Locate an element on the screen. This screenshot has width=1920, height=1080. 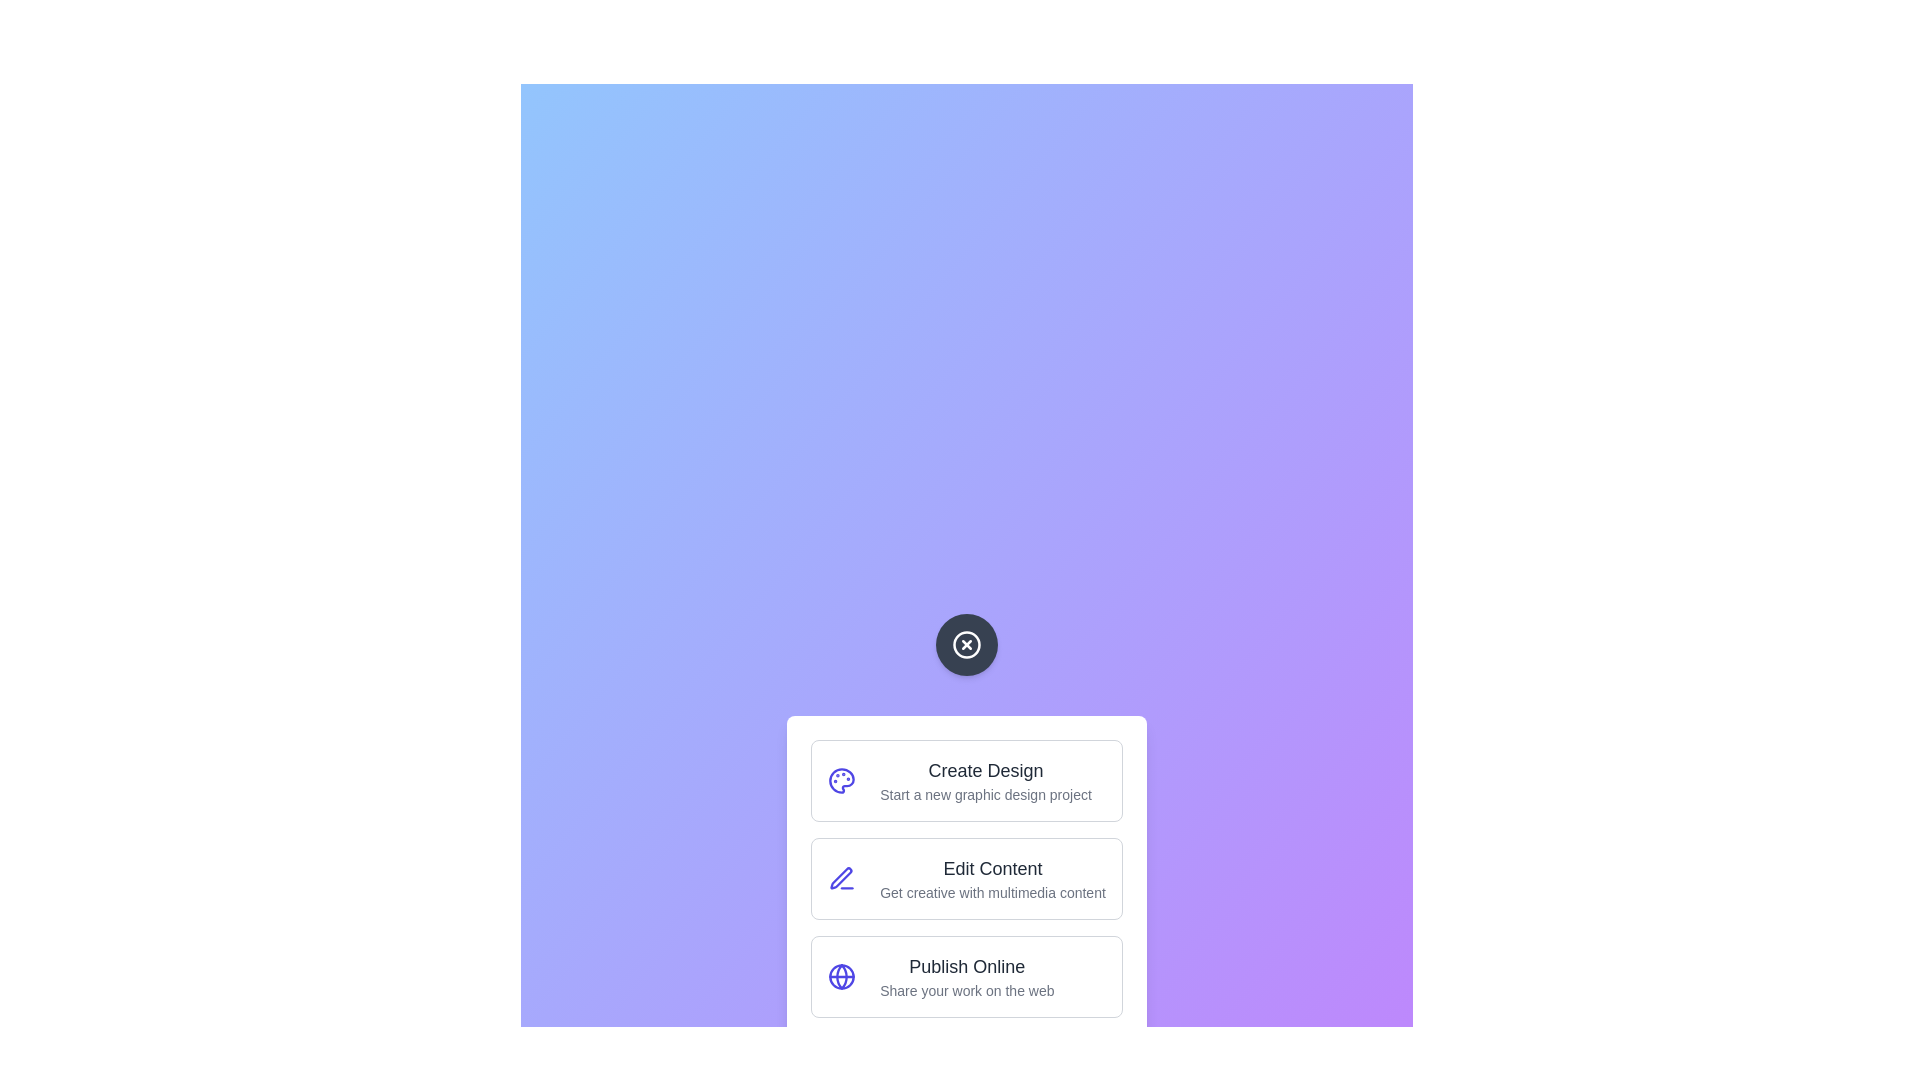
the action item Edit Content is located at coordinates (966, 878).